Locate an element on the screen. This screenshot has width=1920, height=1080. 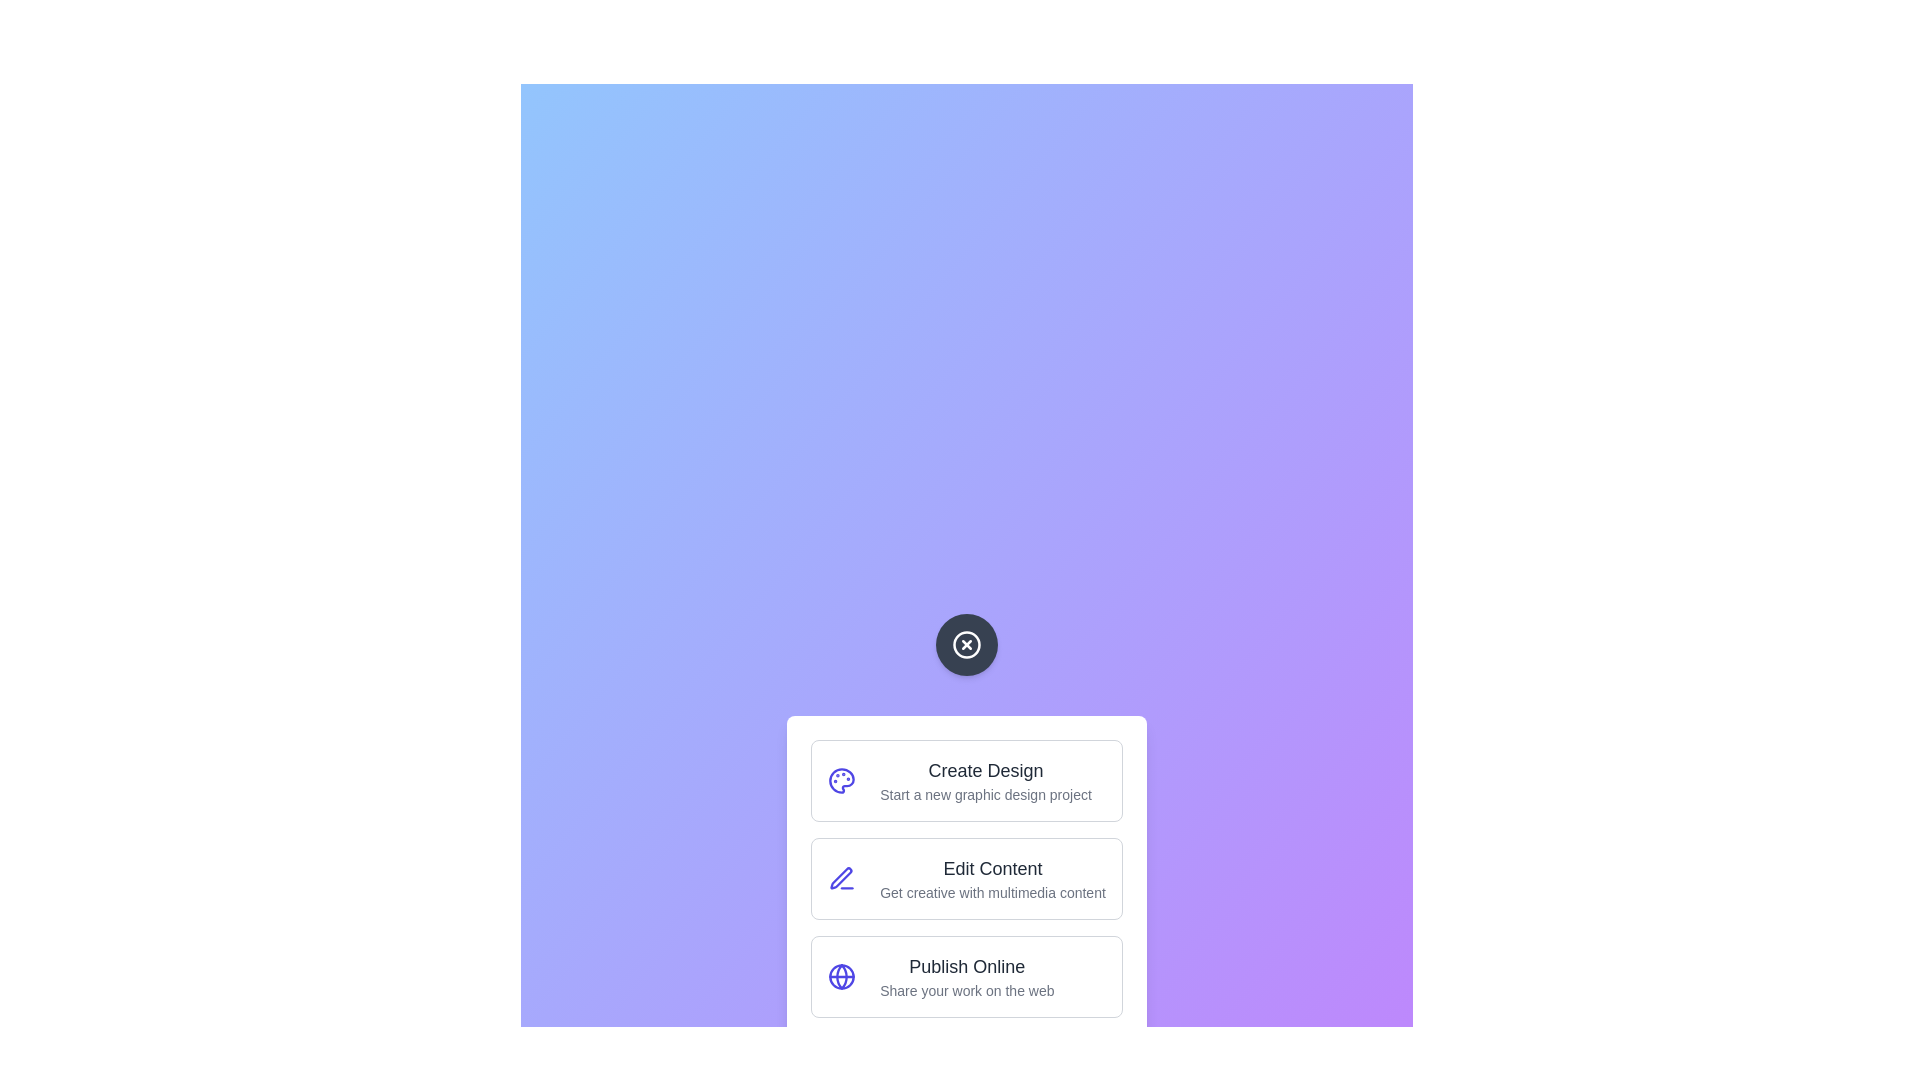
the action item Edit Content is located at coordinates (966, 878).